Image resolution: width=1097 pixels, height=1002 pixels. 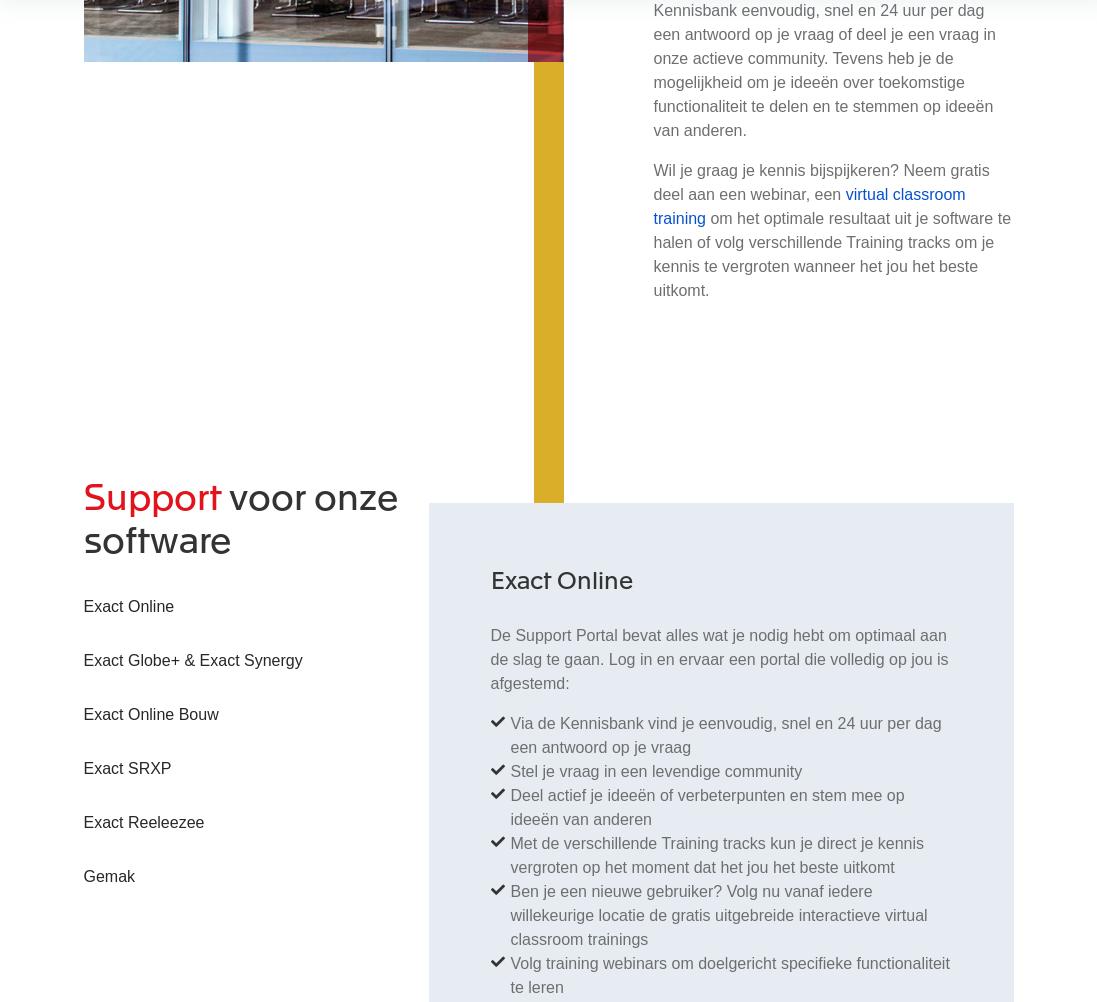 What do you see at coordinates (831, 253) in the screenshot?
I see `'om het optimale resultaat uit je software te halen of volg verschillende Training tracks om je kennis te vergroten wanneer het jou het beste uitkomt.'` at bounding box center [831, 253].